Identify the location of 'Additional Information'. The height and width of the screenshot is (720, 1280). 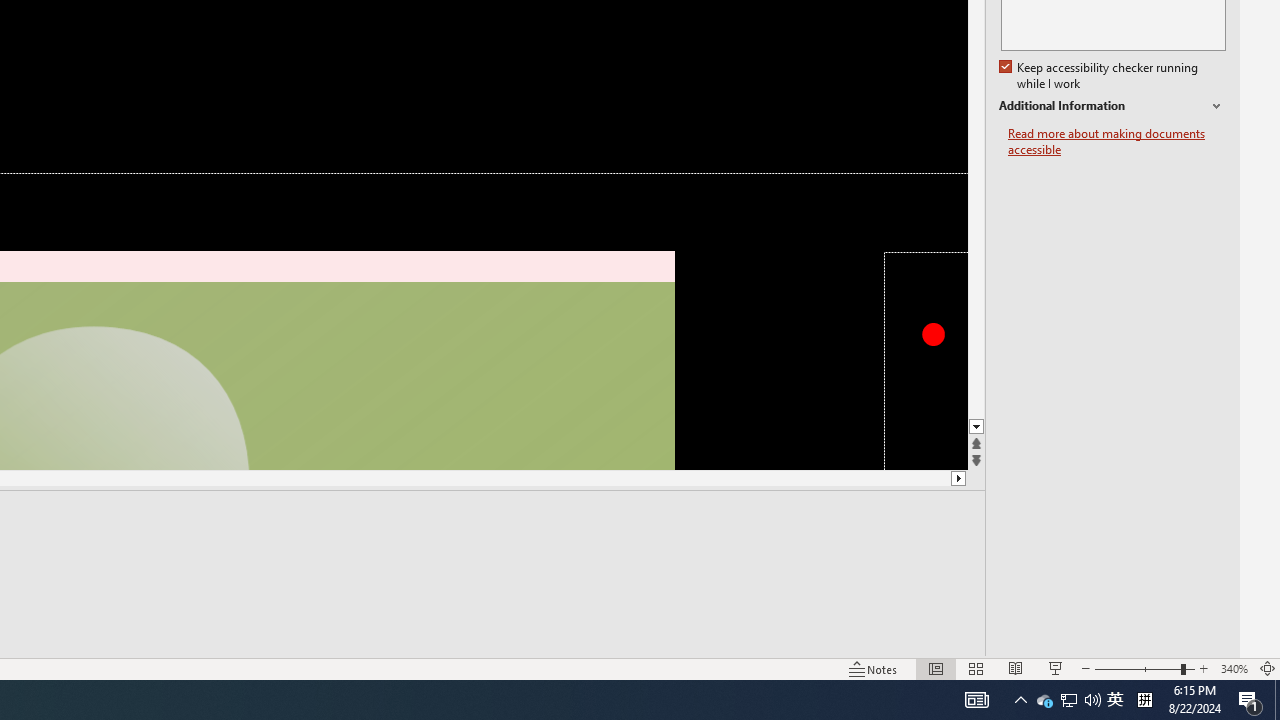
(1111, 106).